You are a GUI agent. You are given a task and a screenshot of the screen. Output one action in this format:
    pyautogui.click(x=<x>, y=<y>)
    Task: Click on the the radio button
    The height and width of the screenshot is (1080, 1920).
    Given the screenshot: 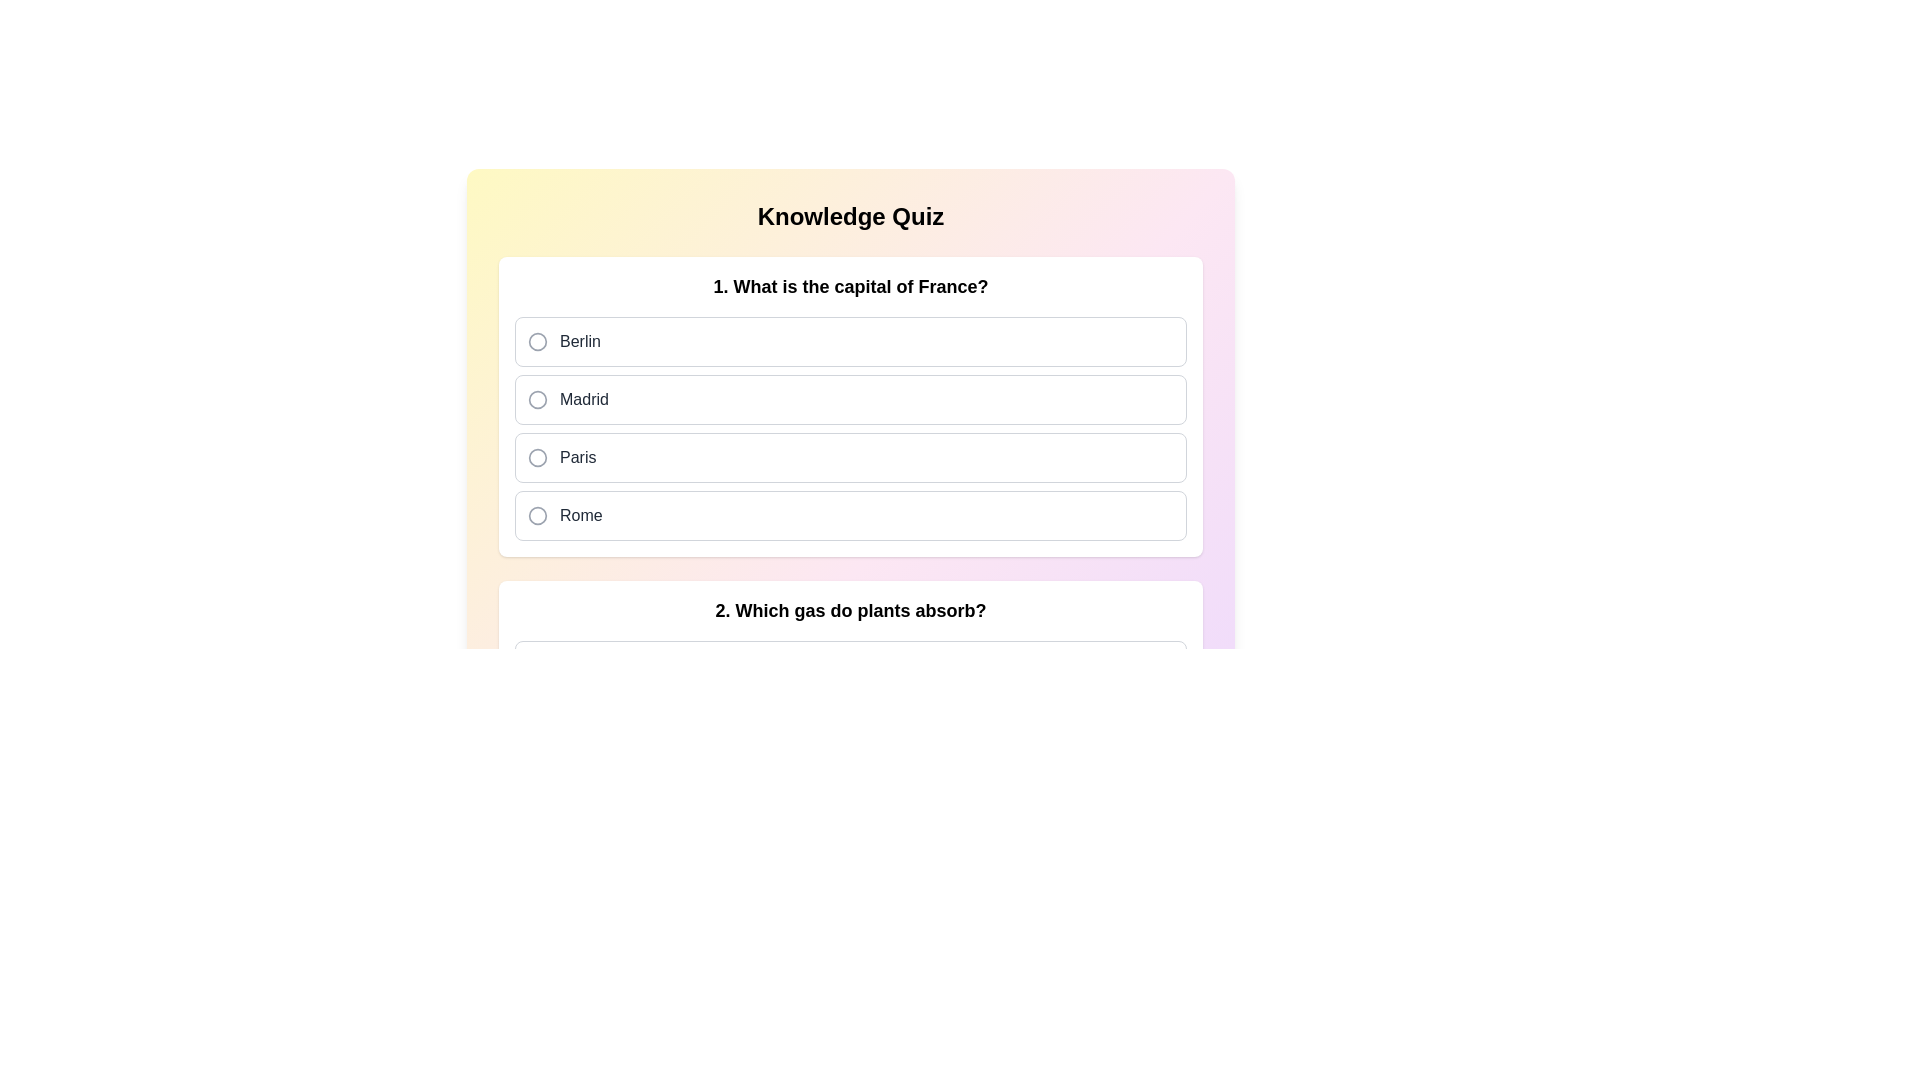 What is the action you would take?
    pyautogui.click(x=850, y=458)
    